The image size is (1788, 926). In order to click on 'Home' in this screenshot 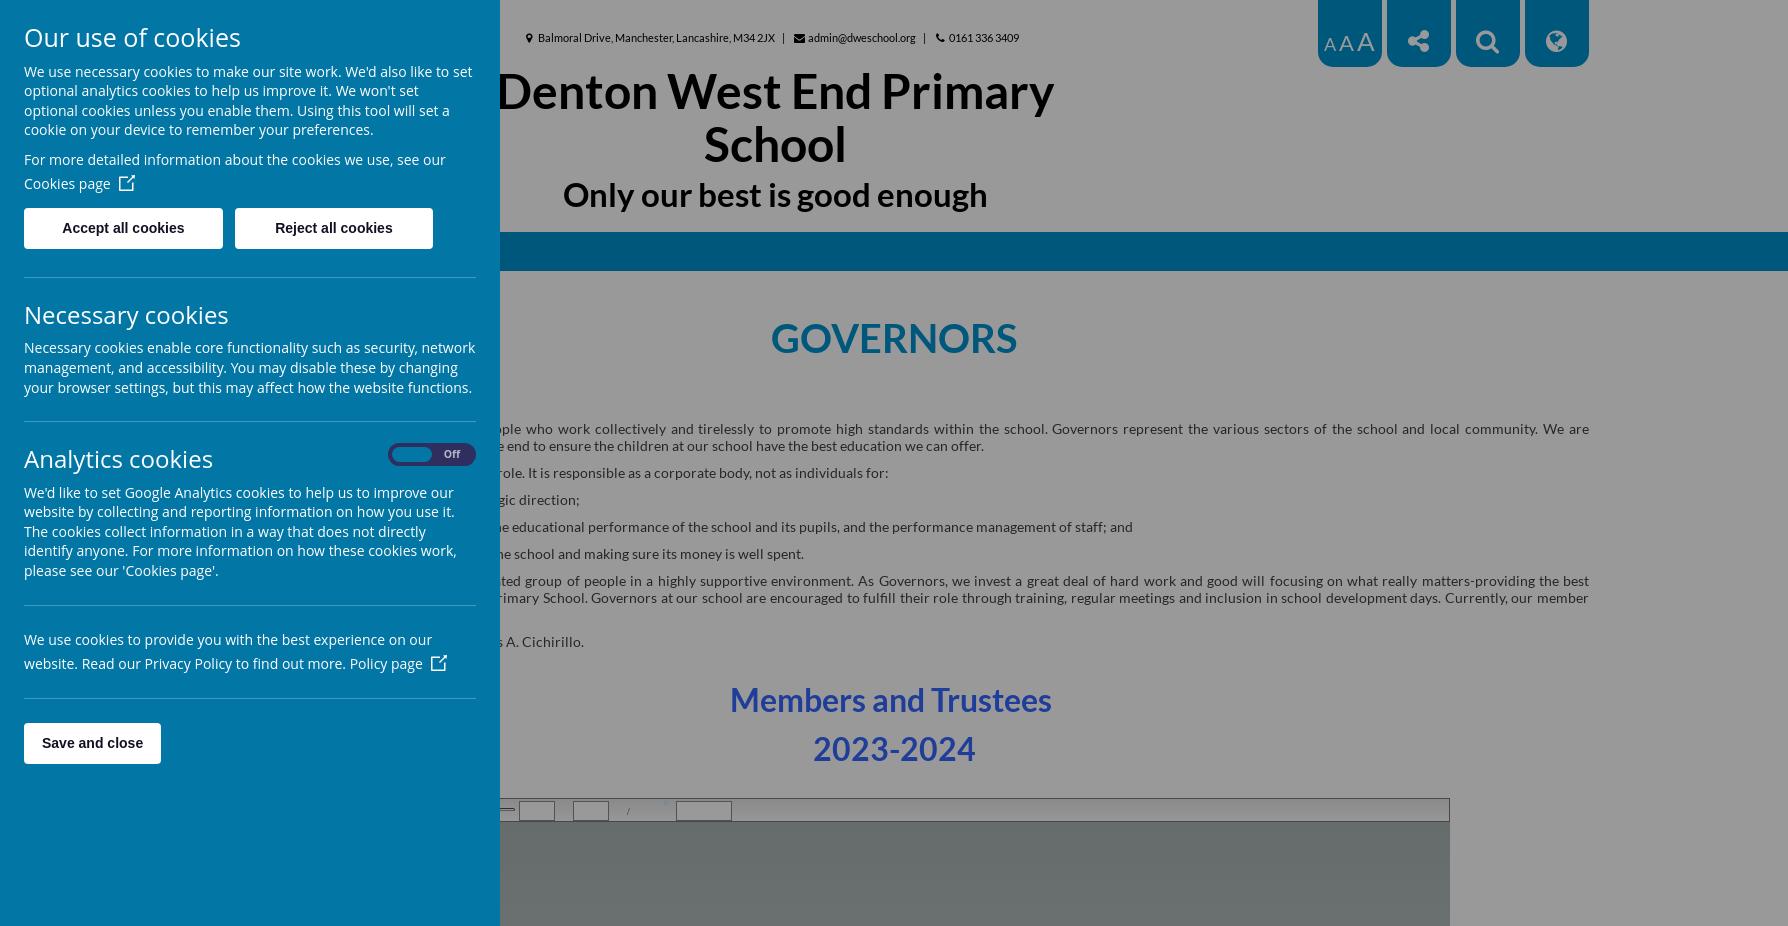, I will do `click(539, 250)`.